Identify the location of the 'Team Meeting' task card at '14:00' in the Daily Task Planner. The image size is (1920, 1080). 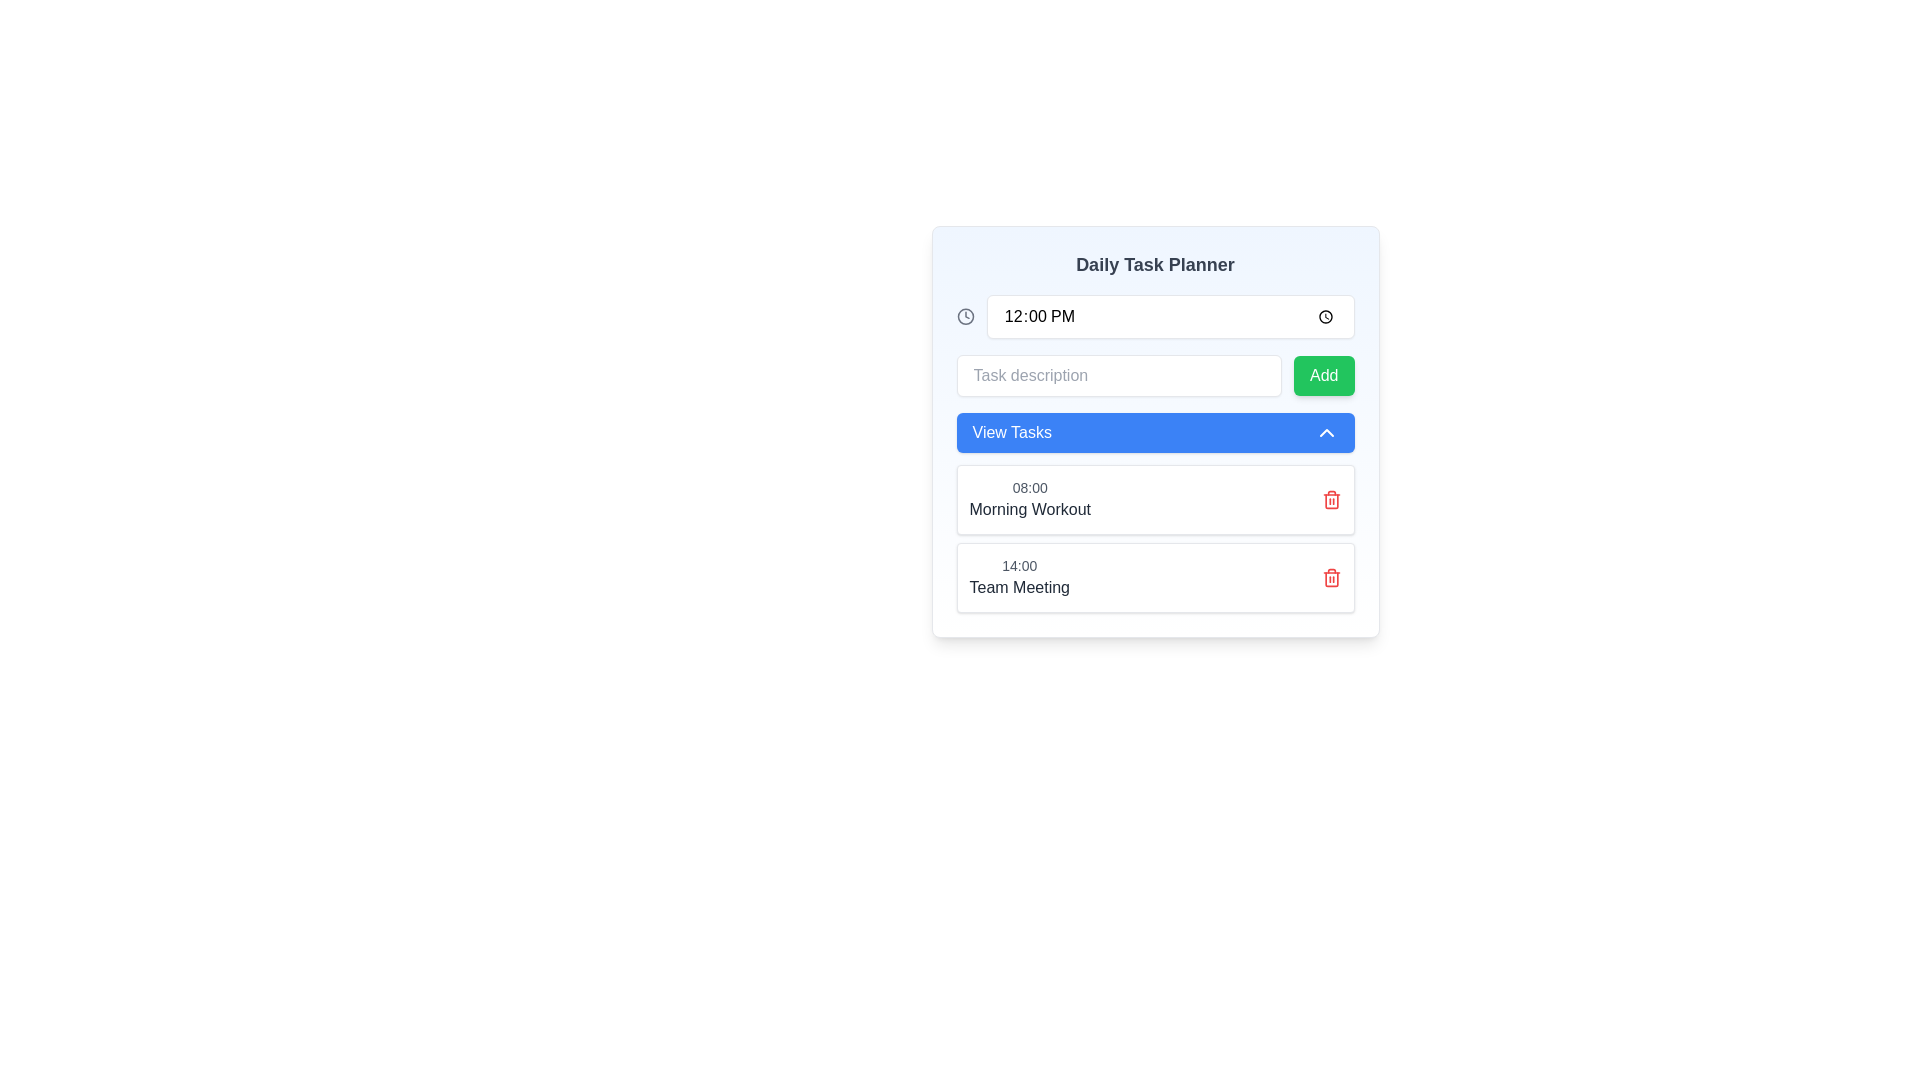
(1155, 578).